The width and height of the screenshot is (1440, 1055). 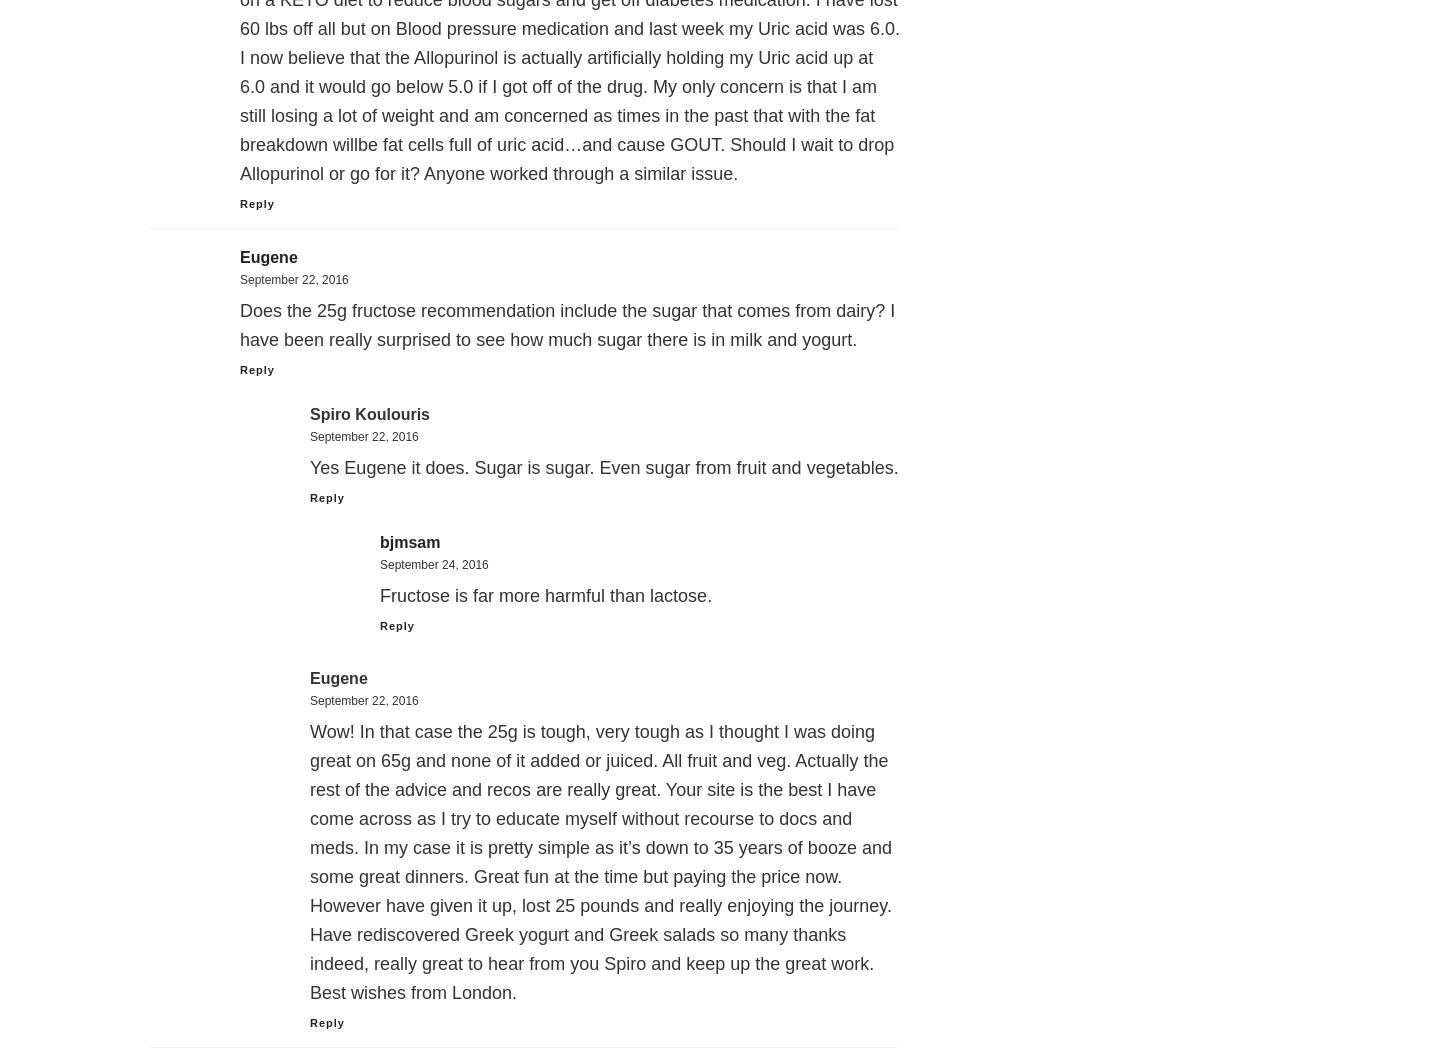 I want to click on 'Fructose is far more harmful than lactose.', so click(x=546, y=595).